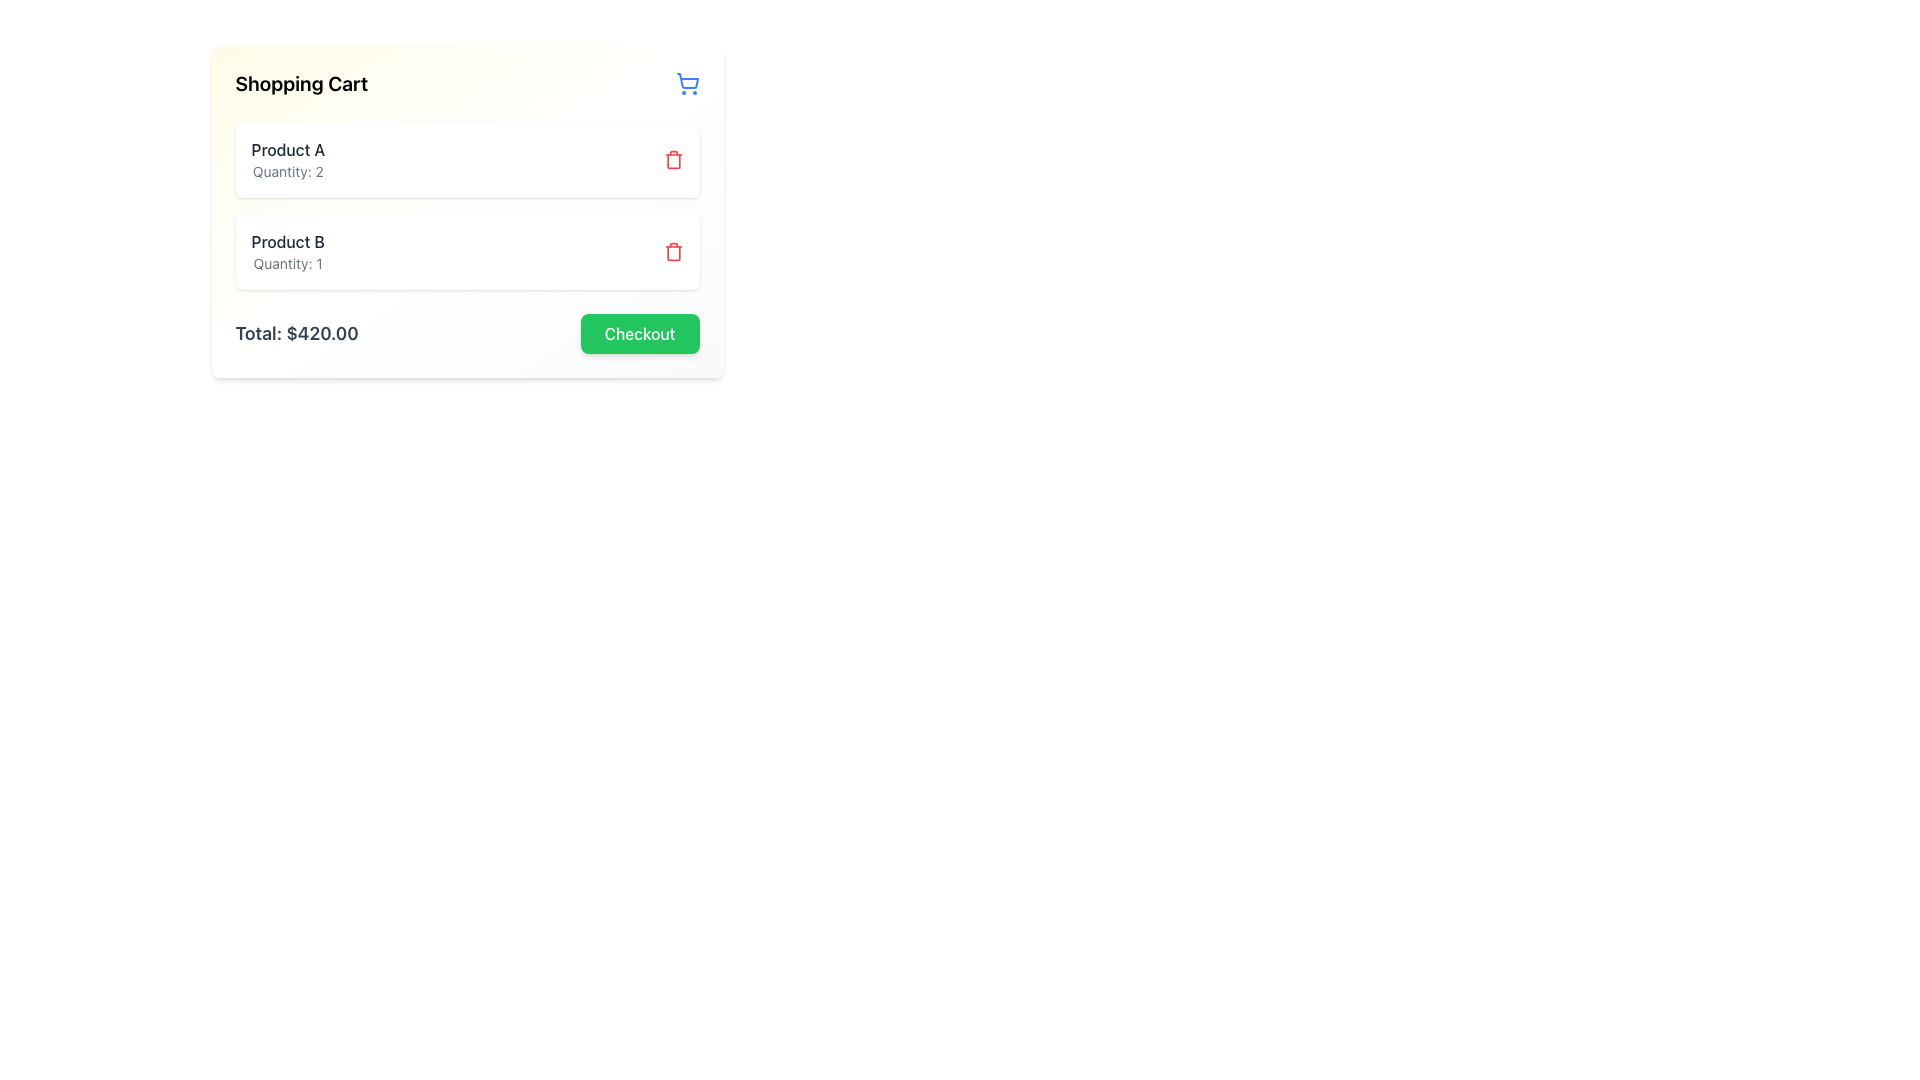 This screenshot has width=1920, height=1080. Describe the element at coordinates (638, 333) in the screenshot. I see `the 'Checkout' button with rounded corners and a green background` at that location.